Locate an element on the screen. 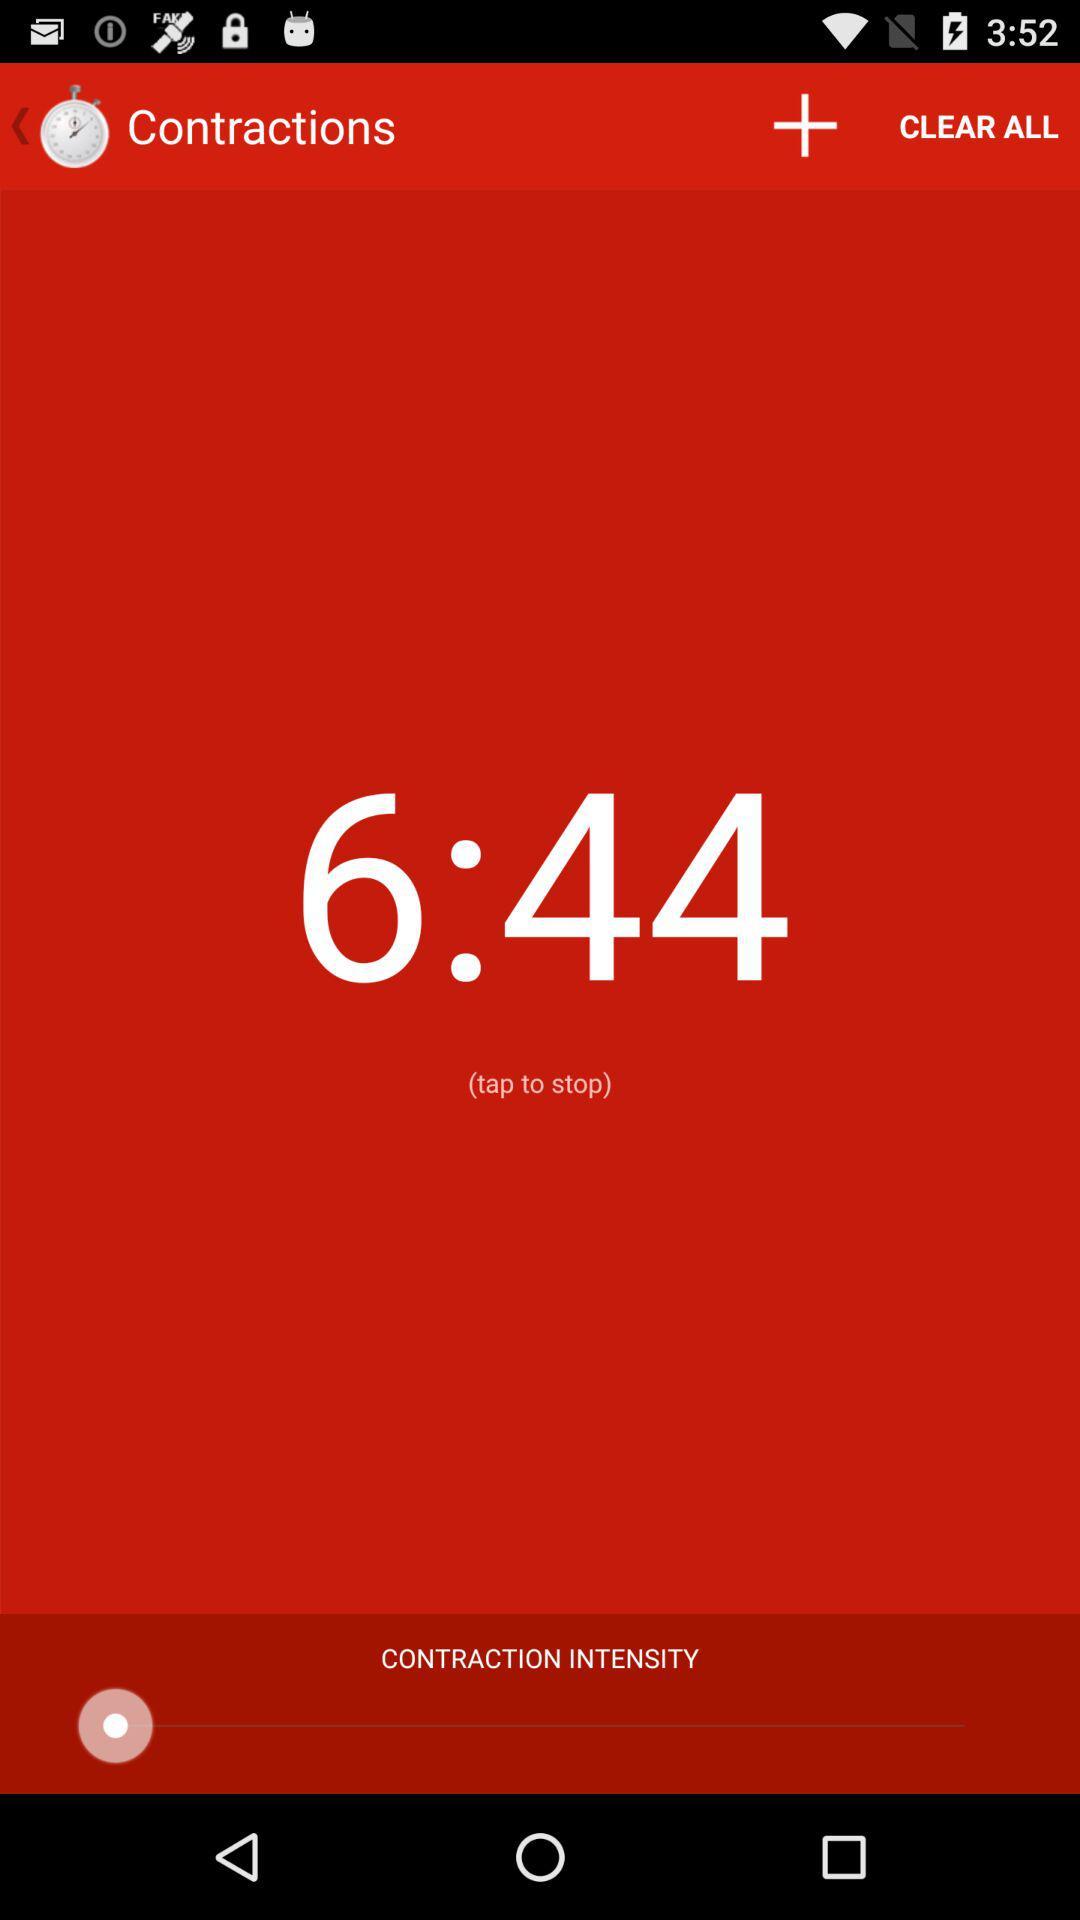  option right to addition symbol on top right is located at coordinates (978, 124).